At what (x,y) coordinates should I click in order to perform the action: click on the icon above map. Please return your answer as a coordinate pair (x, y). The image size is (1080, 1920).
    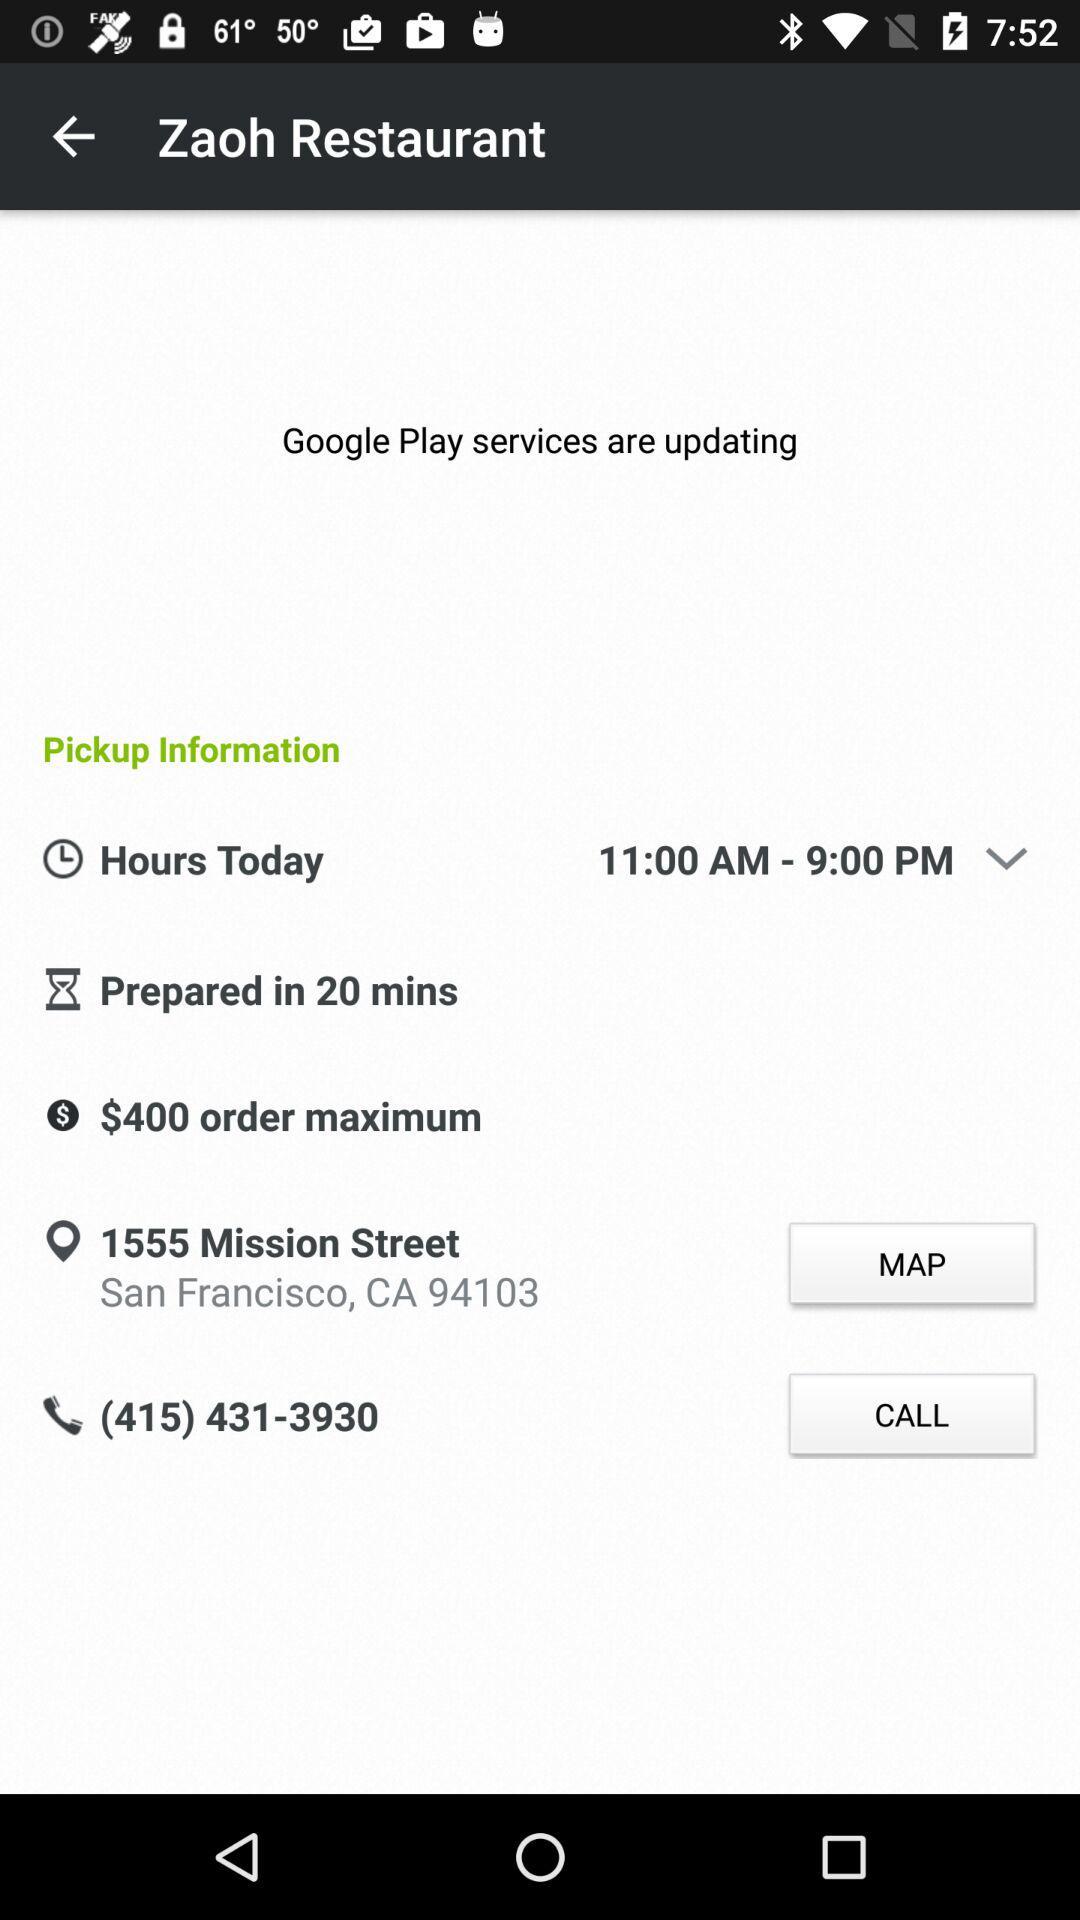
    Looking at the image, I should click on (1006, 858).